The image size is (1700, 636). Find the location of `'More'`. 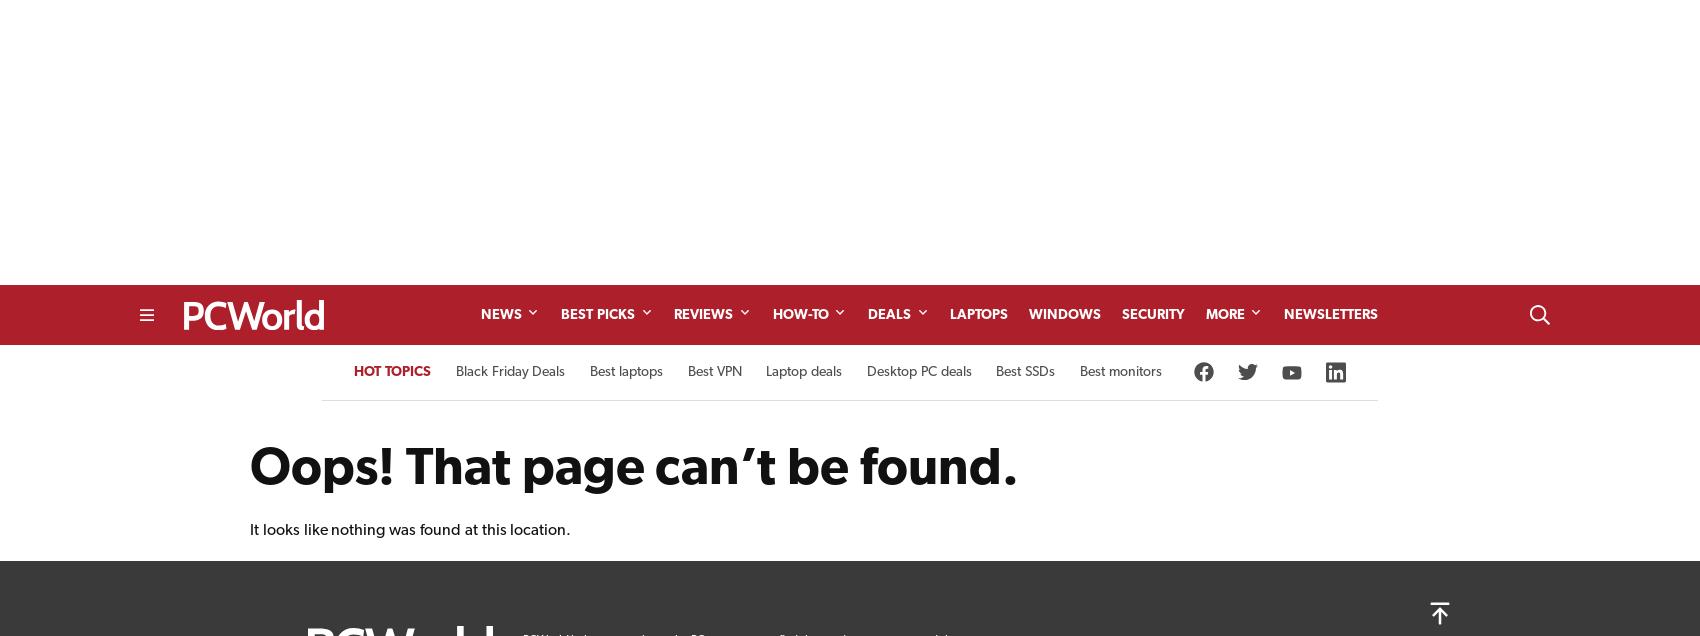

'More' is located at coordinates (1223, 314).